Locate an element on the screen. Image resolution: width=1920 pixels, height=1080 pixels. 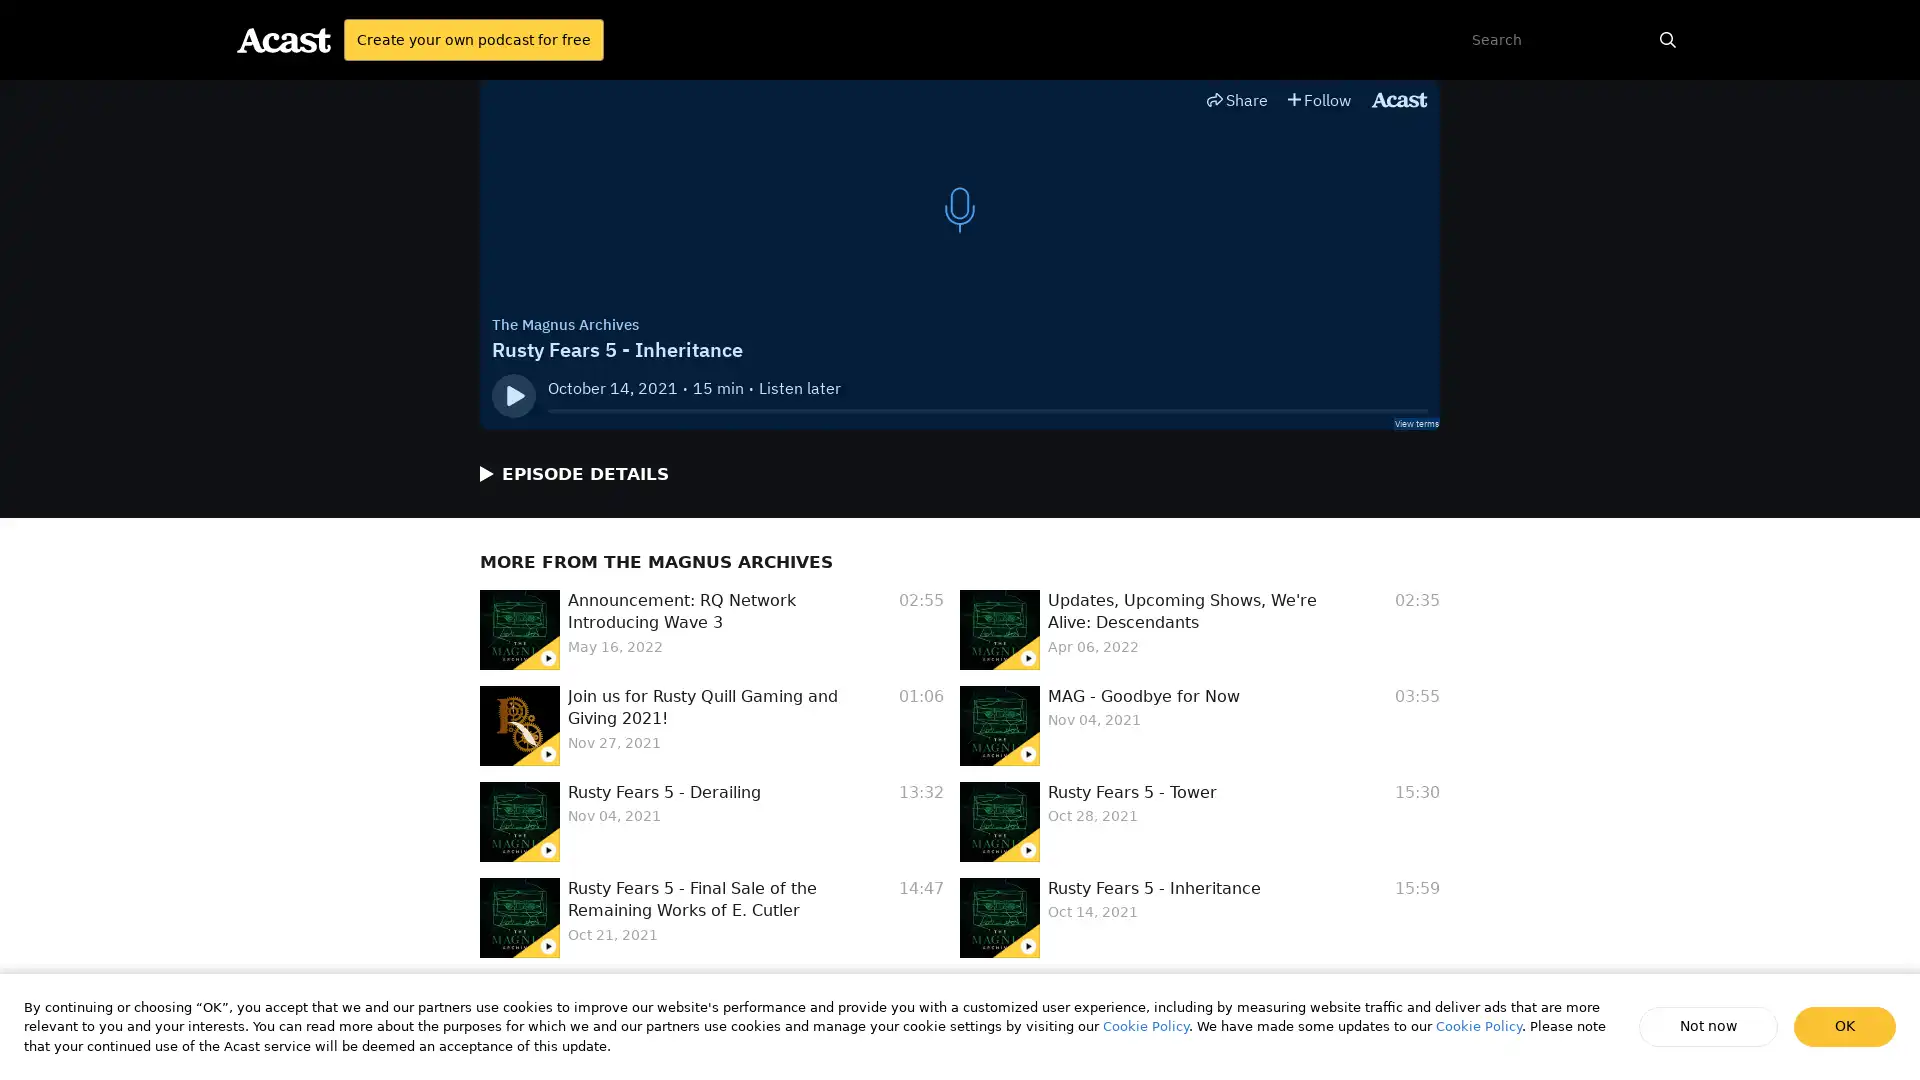
EPISODE DETAILS is located at coordinates (563, 474).